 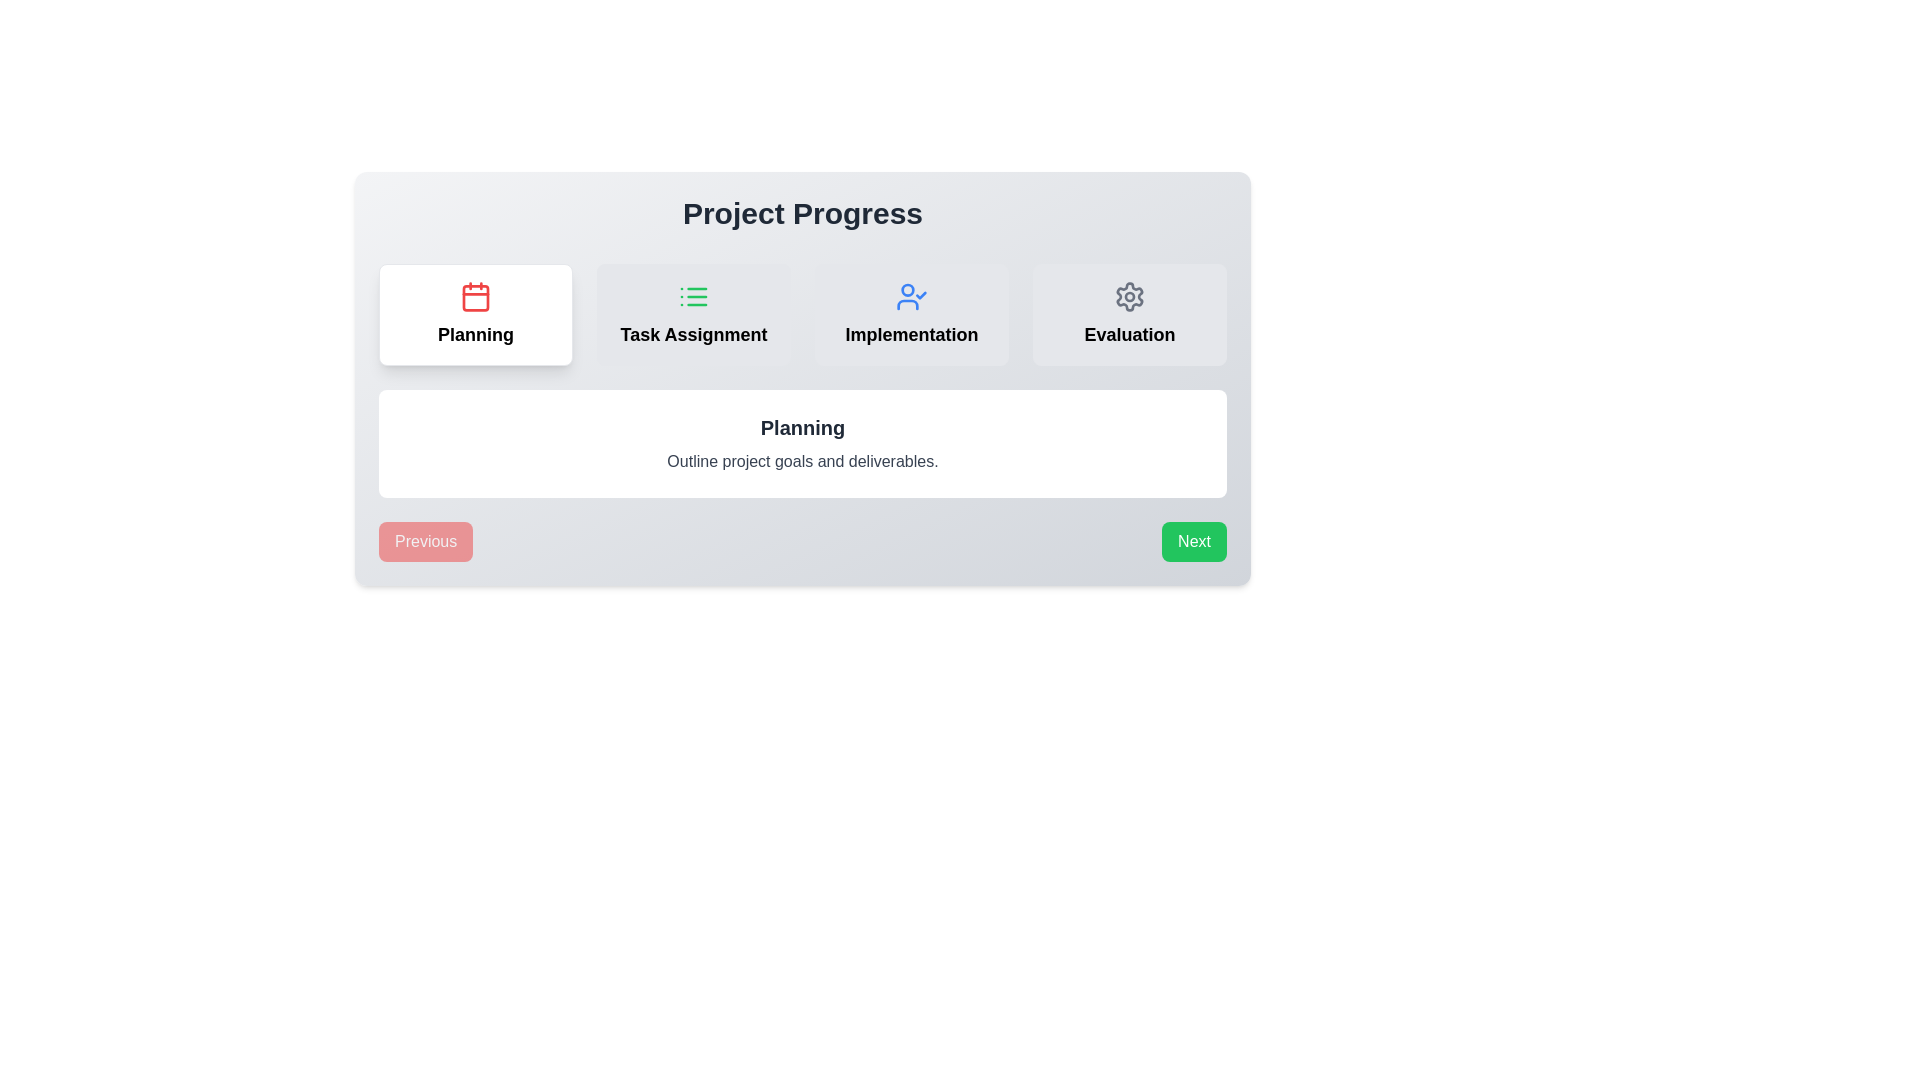 What do you see at coordinates (694, 297) in the screenshot?
I see `the task assignment icon located in the second card of the horizontal steps navigation, which helps the user identify the relevant section quickly` at bounding box center [694, 297].